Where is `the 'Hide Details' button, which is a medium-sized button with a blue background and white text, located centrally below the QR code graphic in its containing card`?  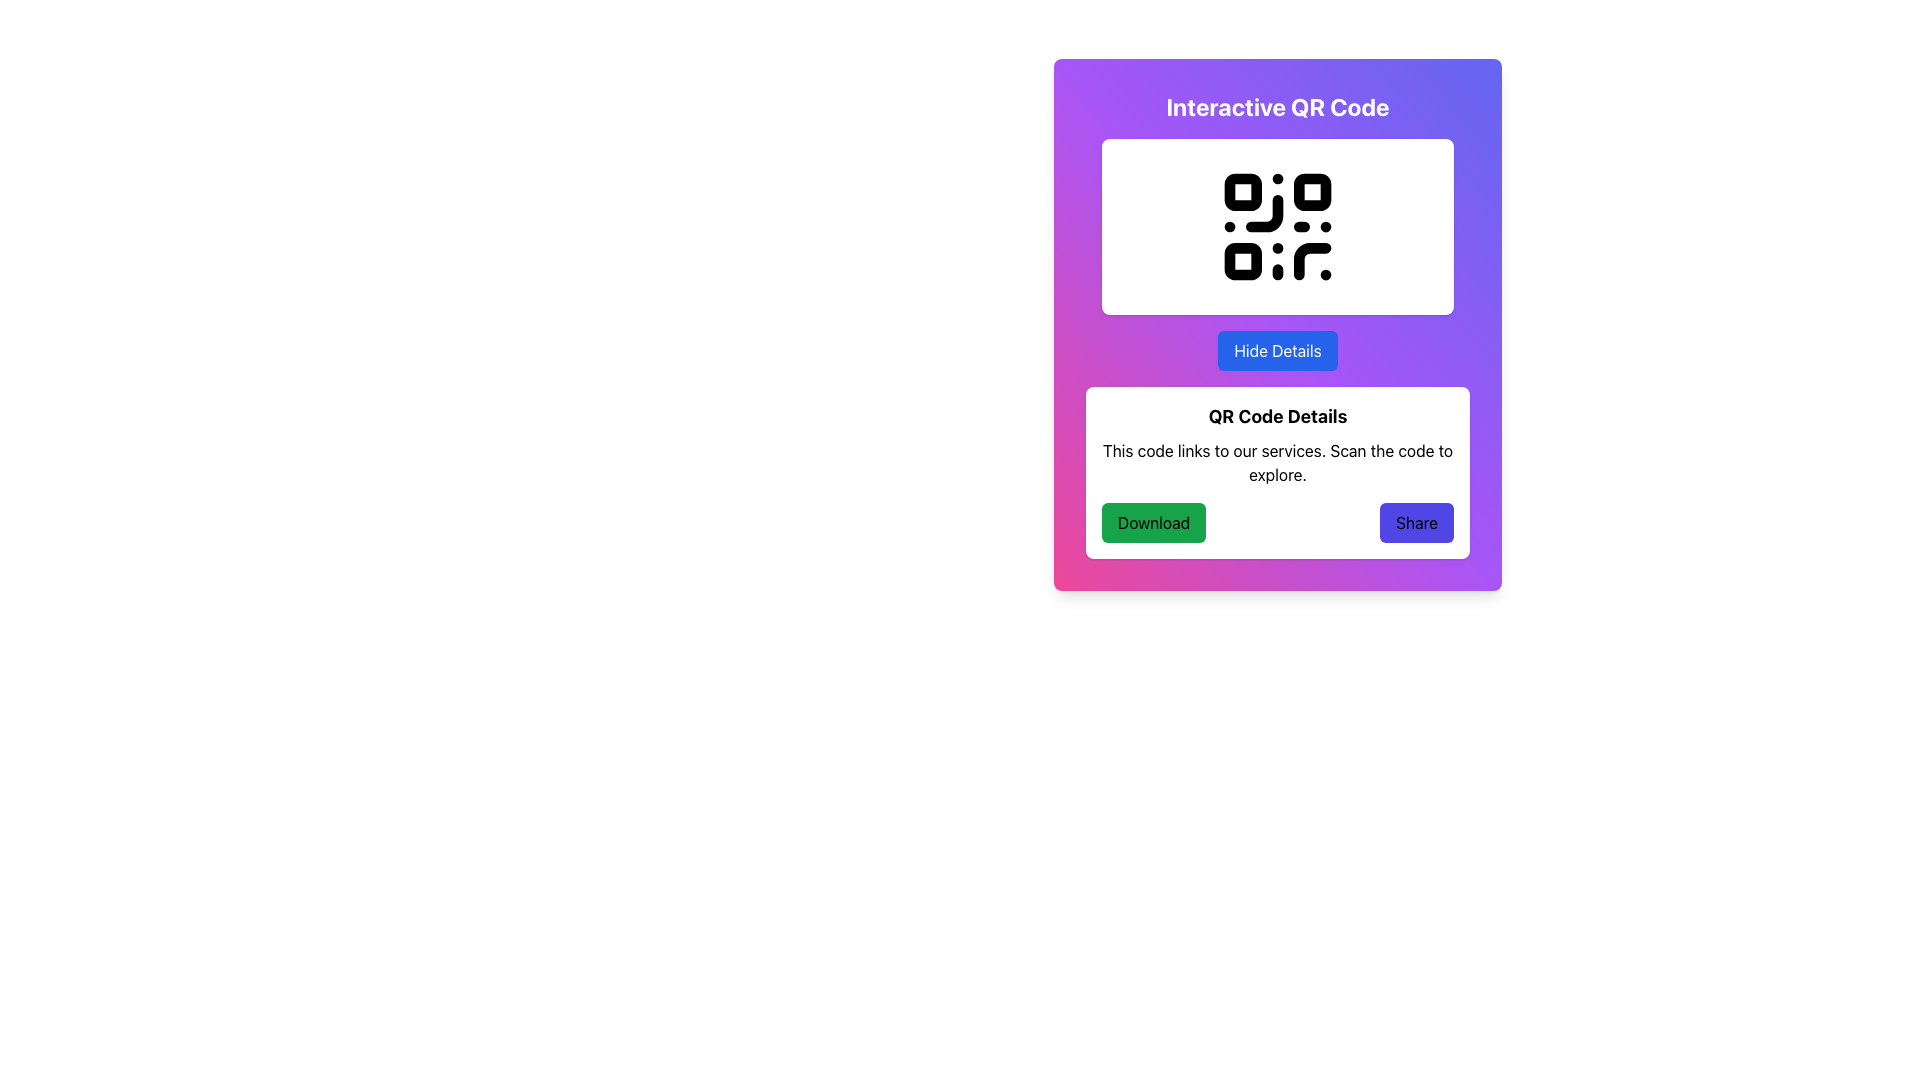
the 'Hide Details' button, which is a medium-sized button with a blue background and white text, located centrally below the QR code graphic in its containing card is located at coordinates (1276, 350).